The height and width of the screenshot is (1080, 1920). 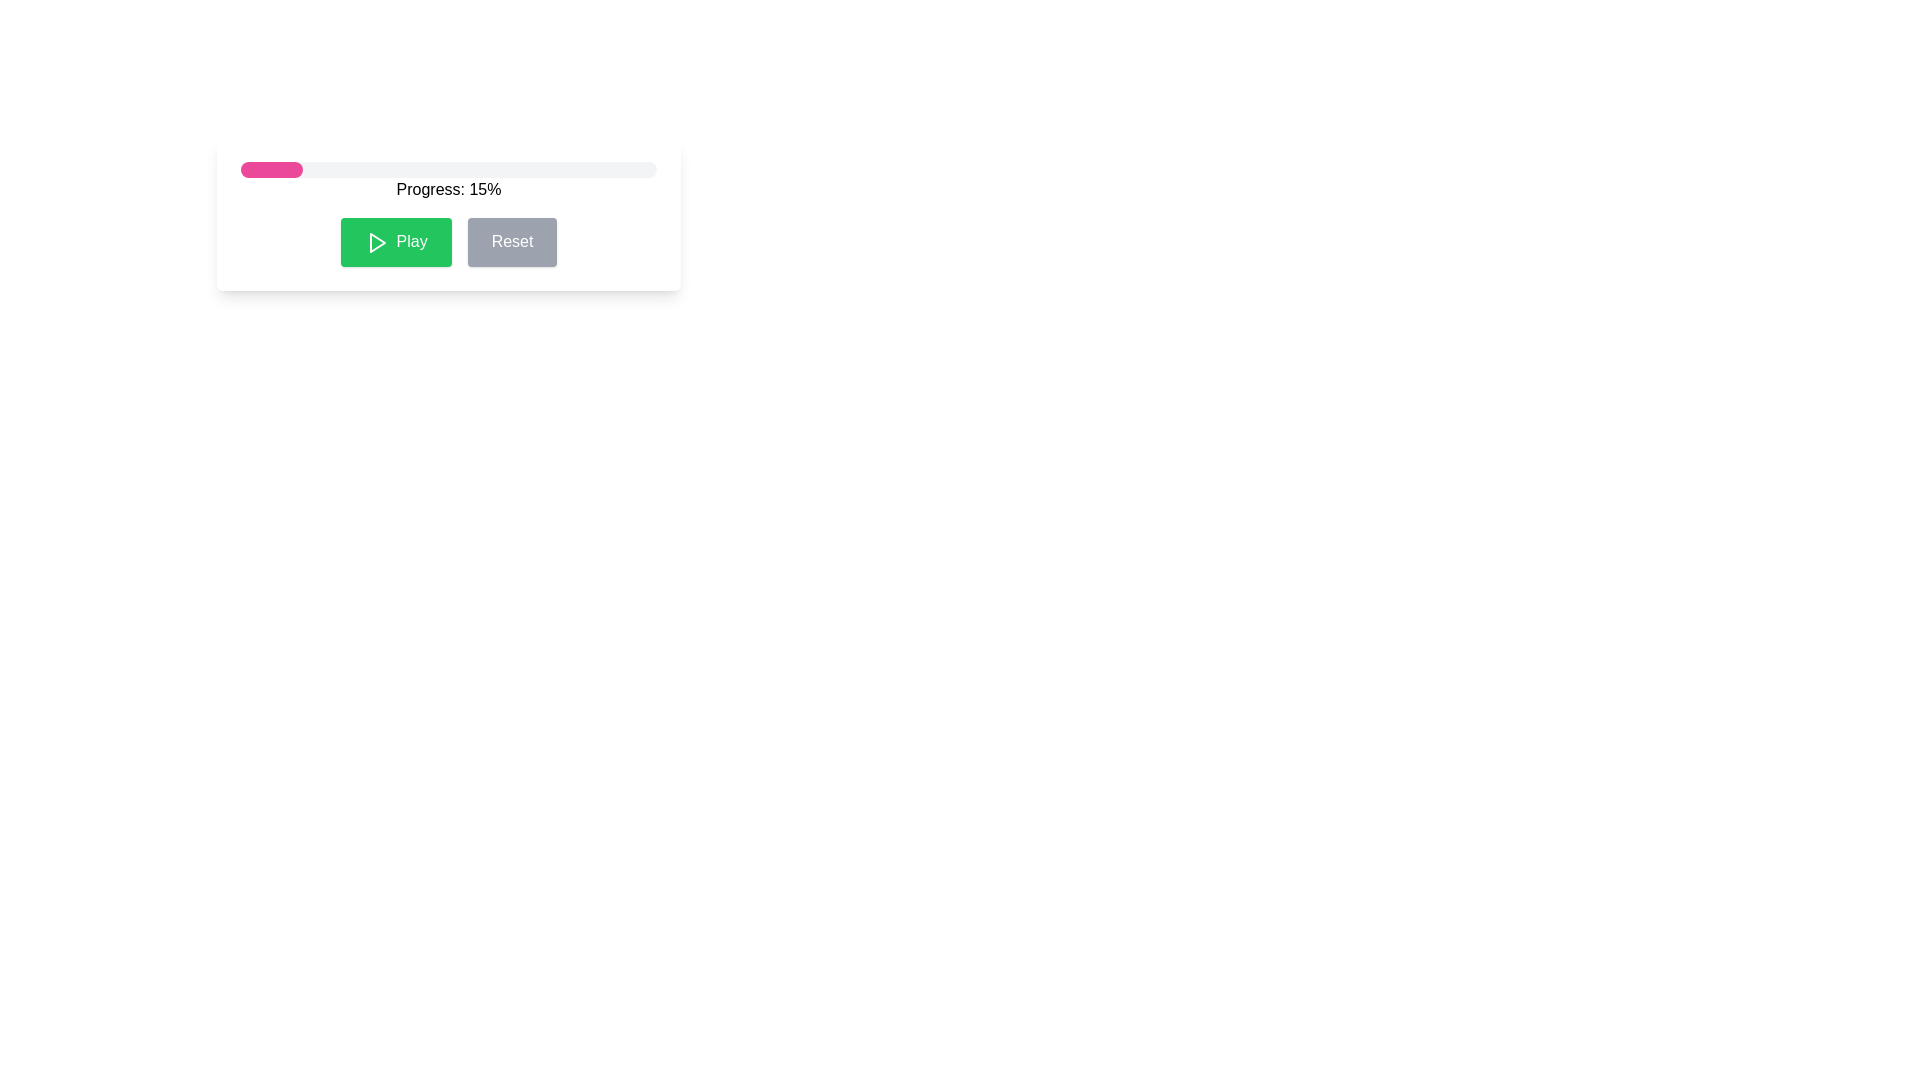 What do you see at coordinates (396, 241) in the screenshot?
I see `the 'Play' button, a rectangular button with a green background and white text label` at bounding box center [396, 241].